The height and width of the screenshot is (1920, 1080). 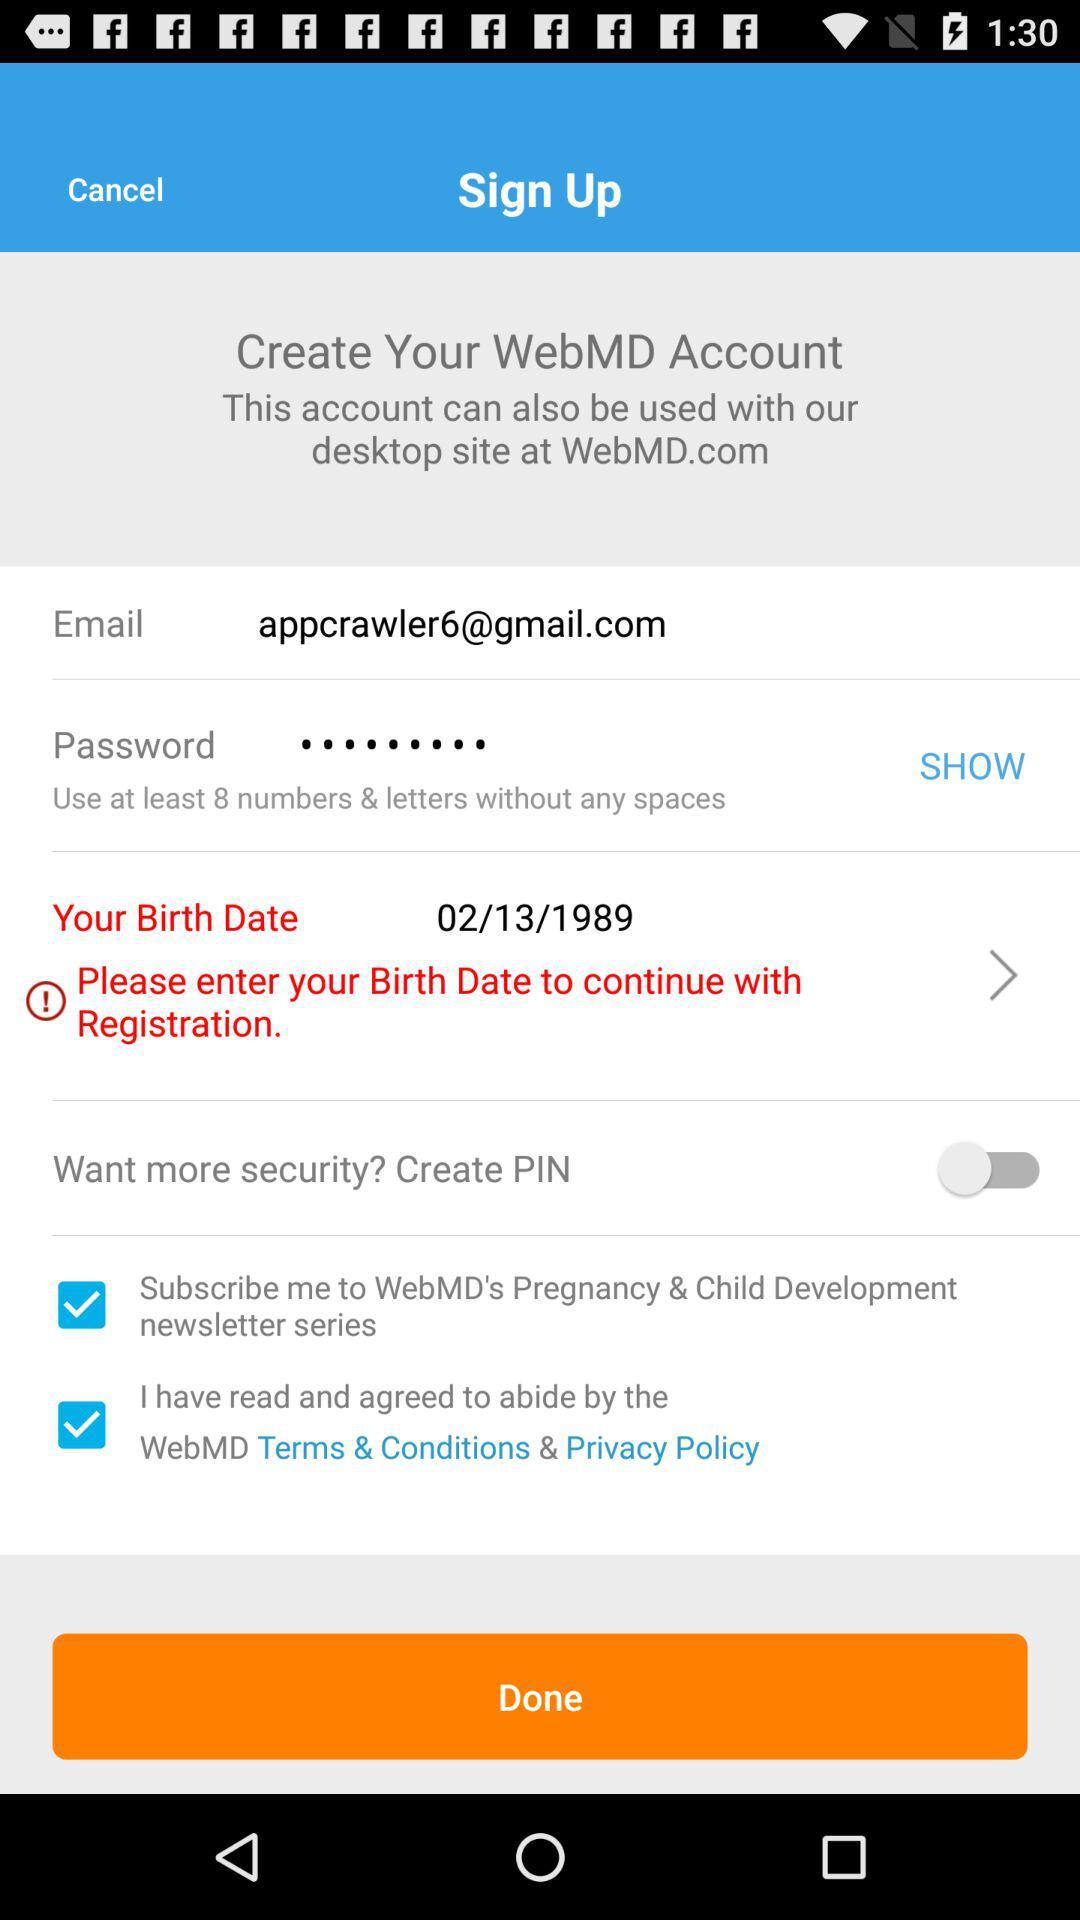 What do you see at coordinates (80, 1424) in the screenshot?
I see `terms and conditions acceptance` at bounding box center [80, 1424].